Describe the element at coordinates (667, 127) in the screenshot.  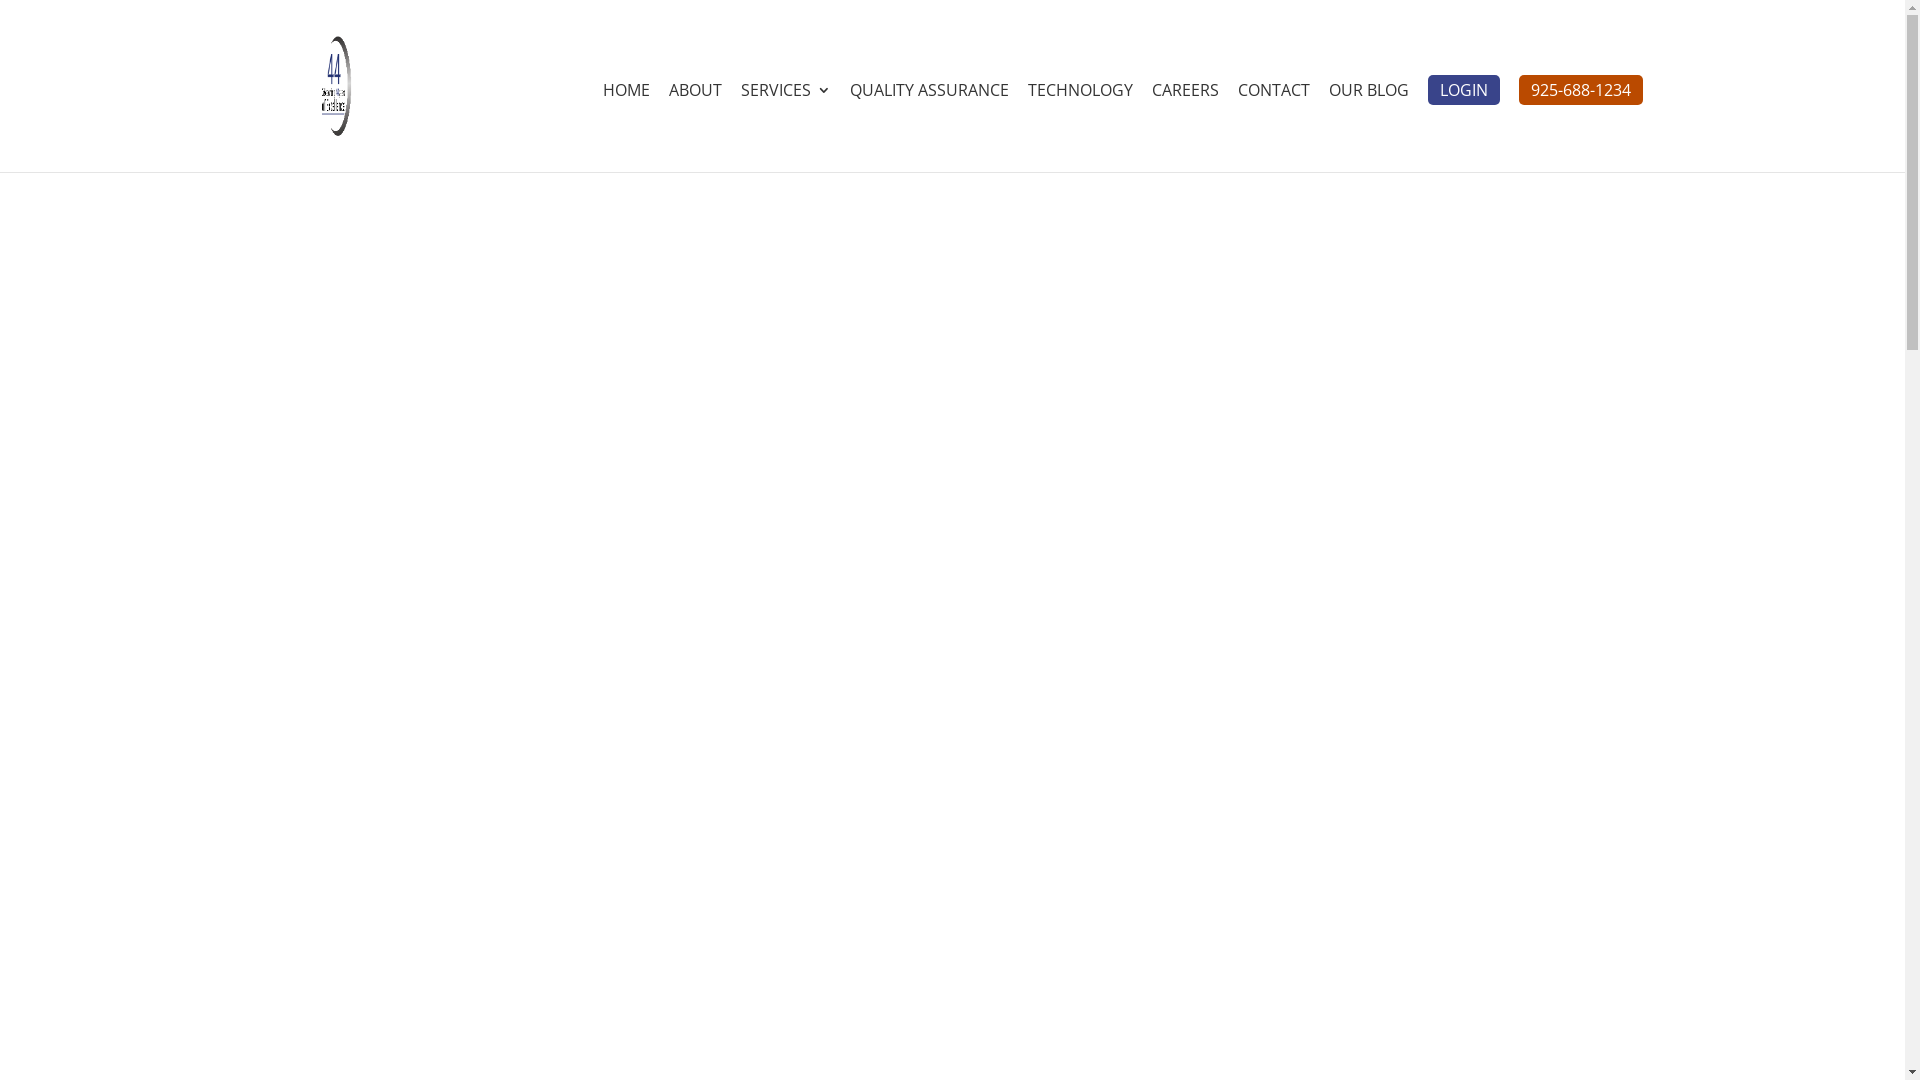
I see `'ABOUT'` at that location.